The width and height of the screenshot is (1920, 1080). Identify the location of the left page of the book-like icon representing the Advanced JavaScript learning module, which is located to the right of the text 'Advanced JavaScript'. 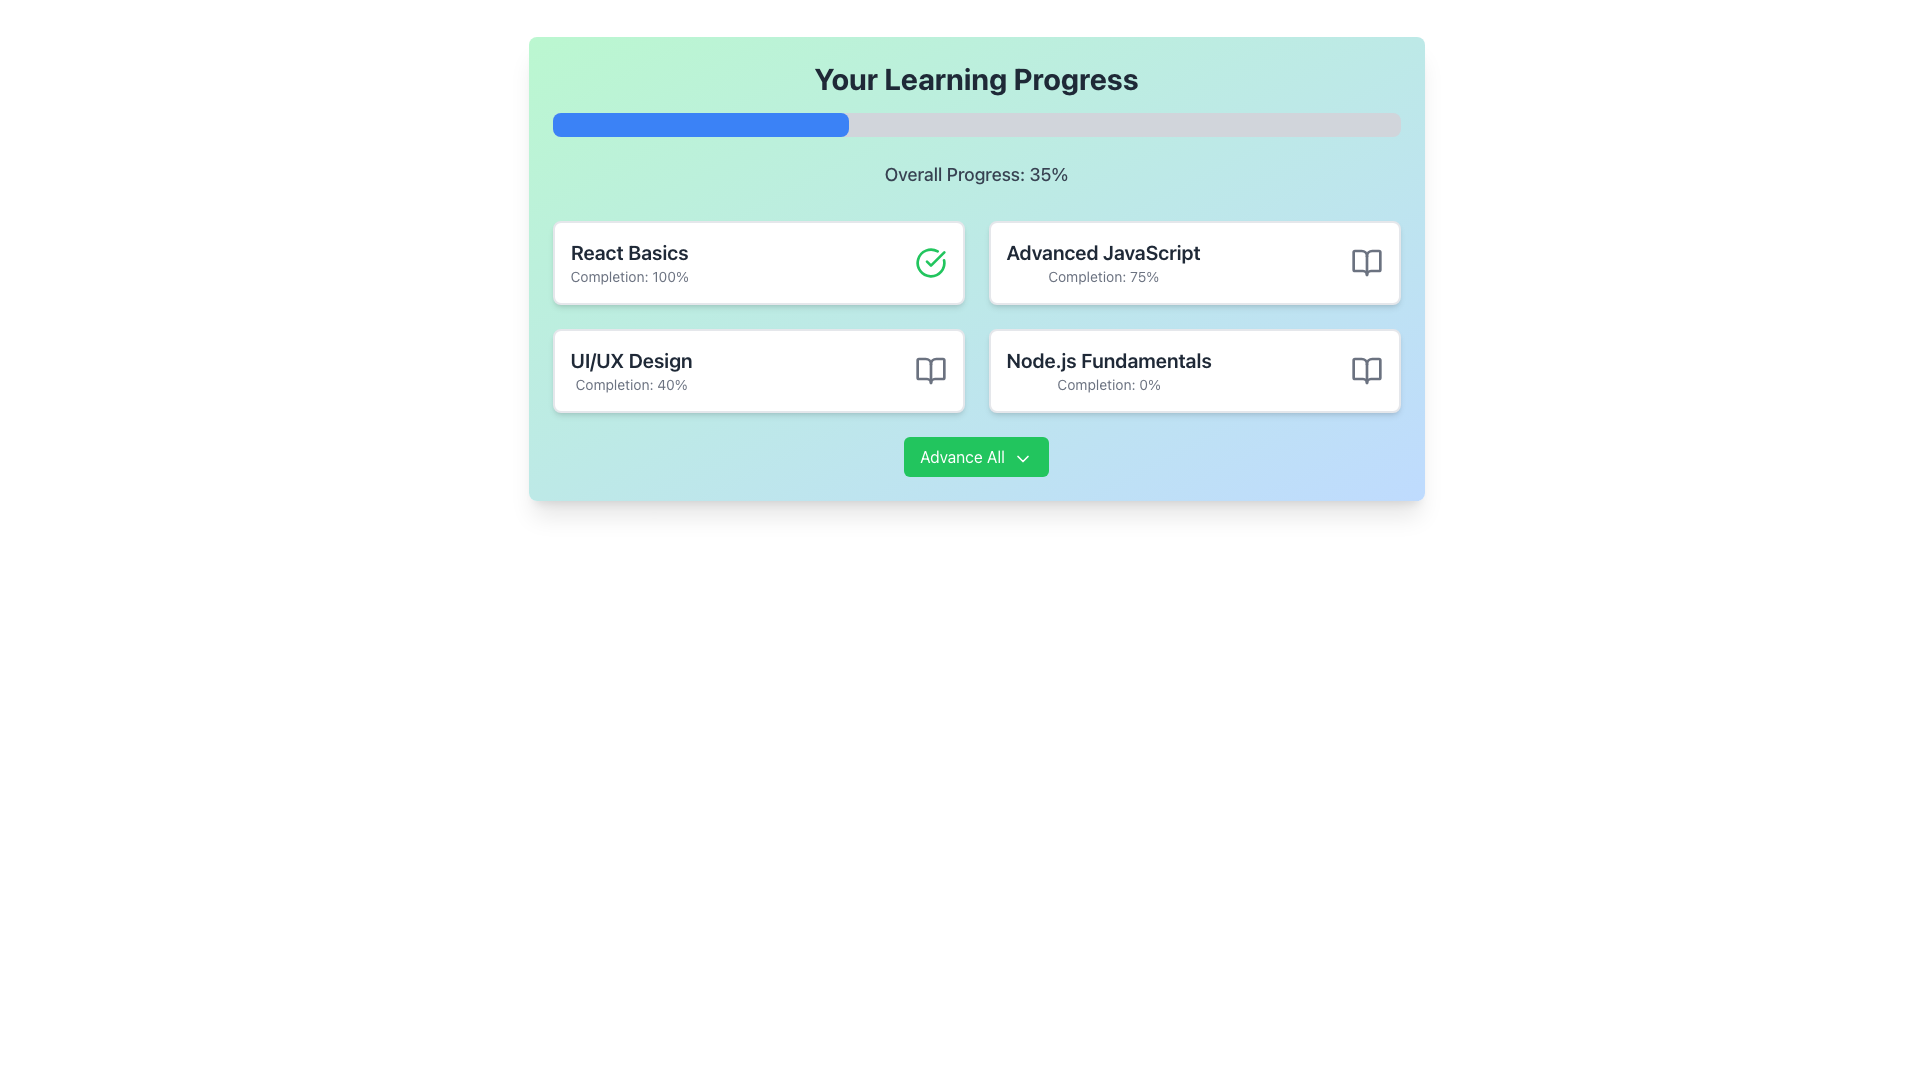
(1365, 261).